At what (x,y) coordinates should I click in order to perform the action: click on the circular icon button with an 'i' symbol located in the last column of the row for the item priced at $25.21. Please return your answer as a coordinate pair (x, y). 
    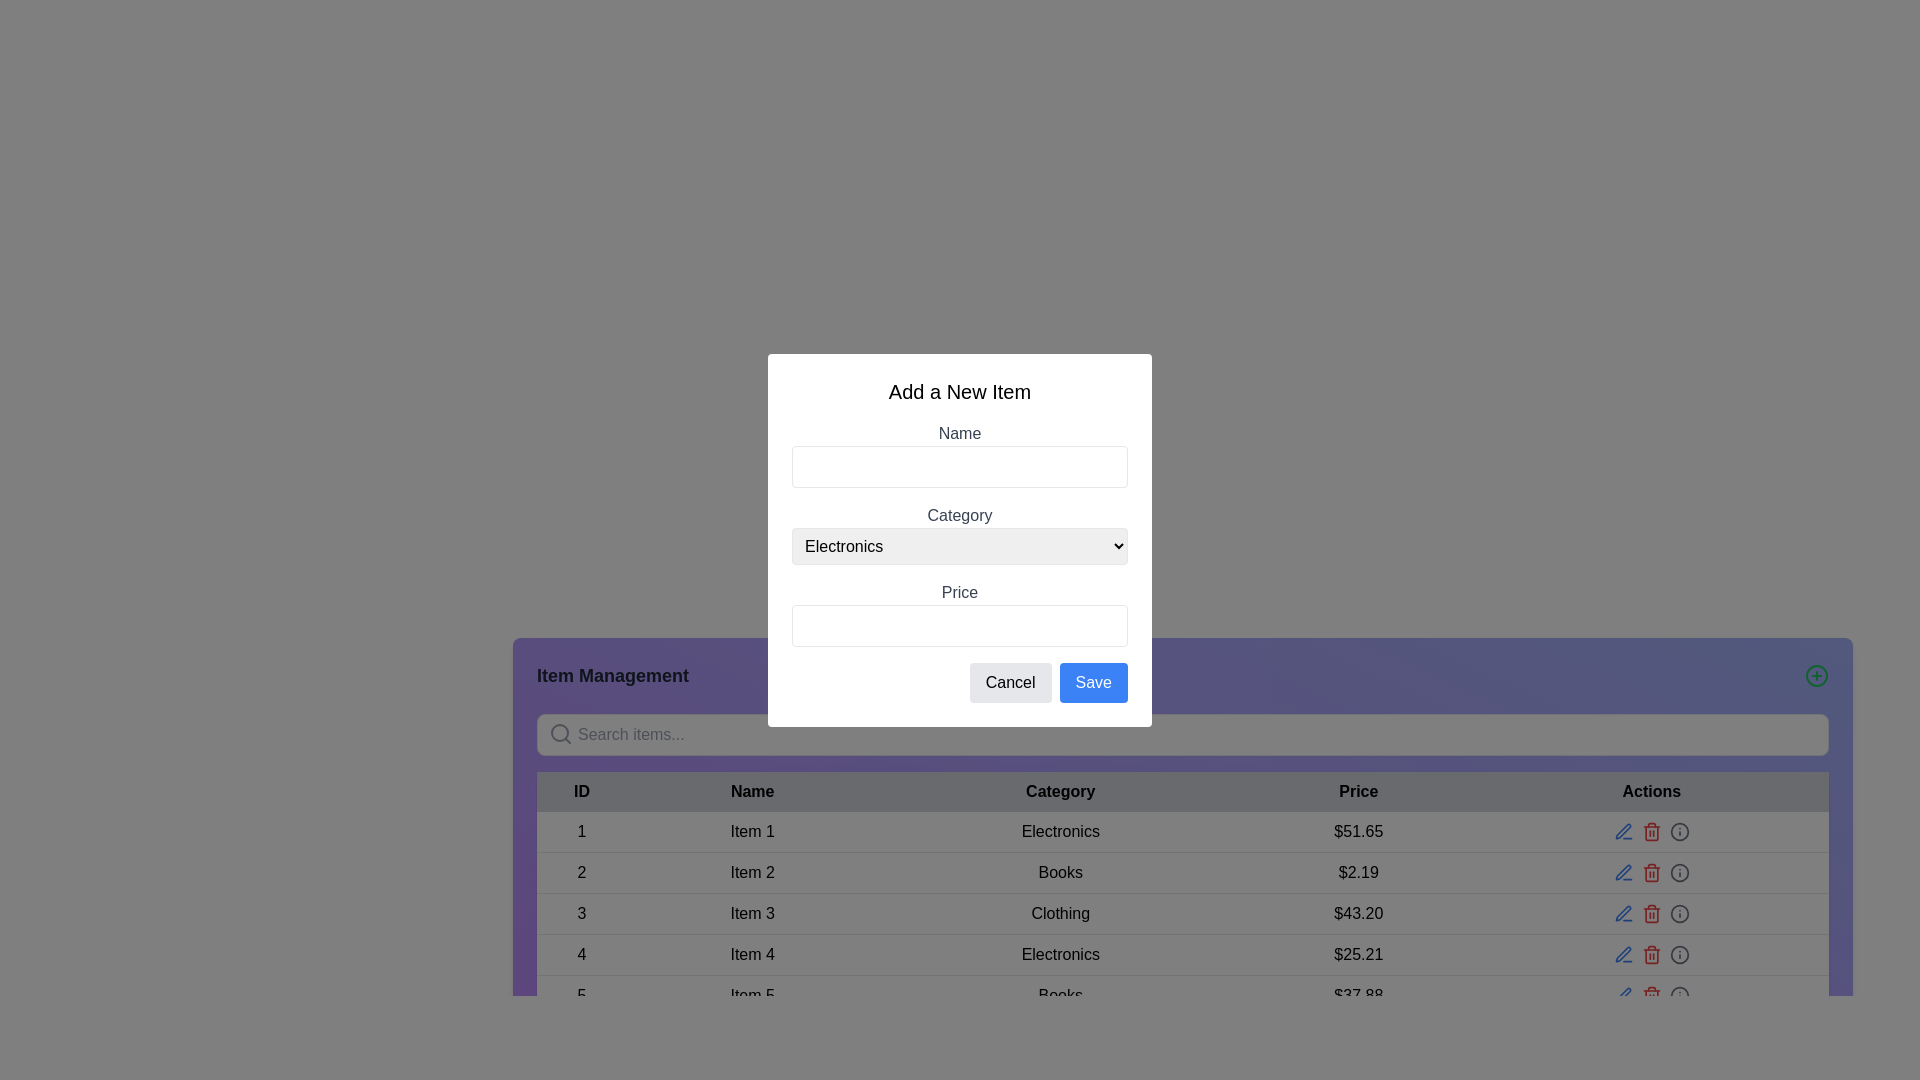
    Looking at the image, I should click on (1679, 832).